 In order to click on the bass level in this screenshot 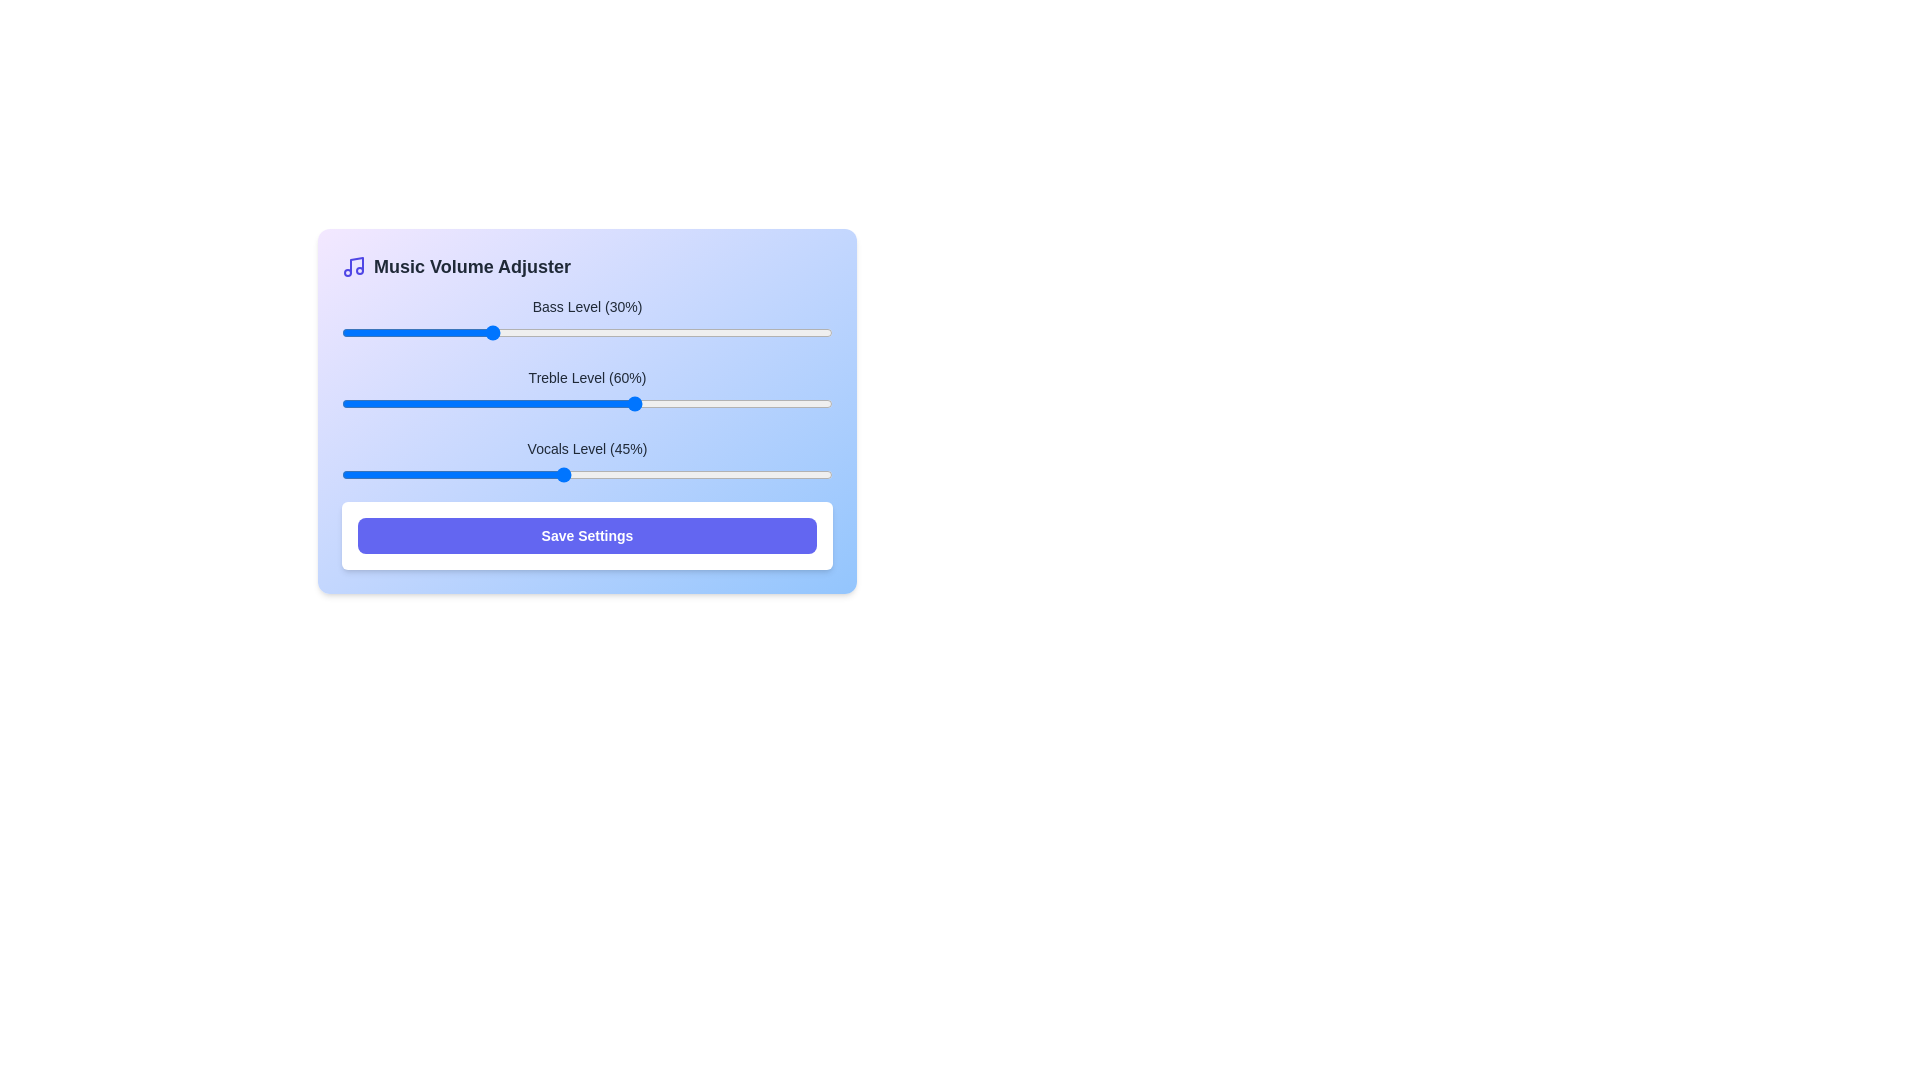, I will do `click(646, 331)`.